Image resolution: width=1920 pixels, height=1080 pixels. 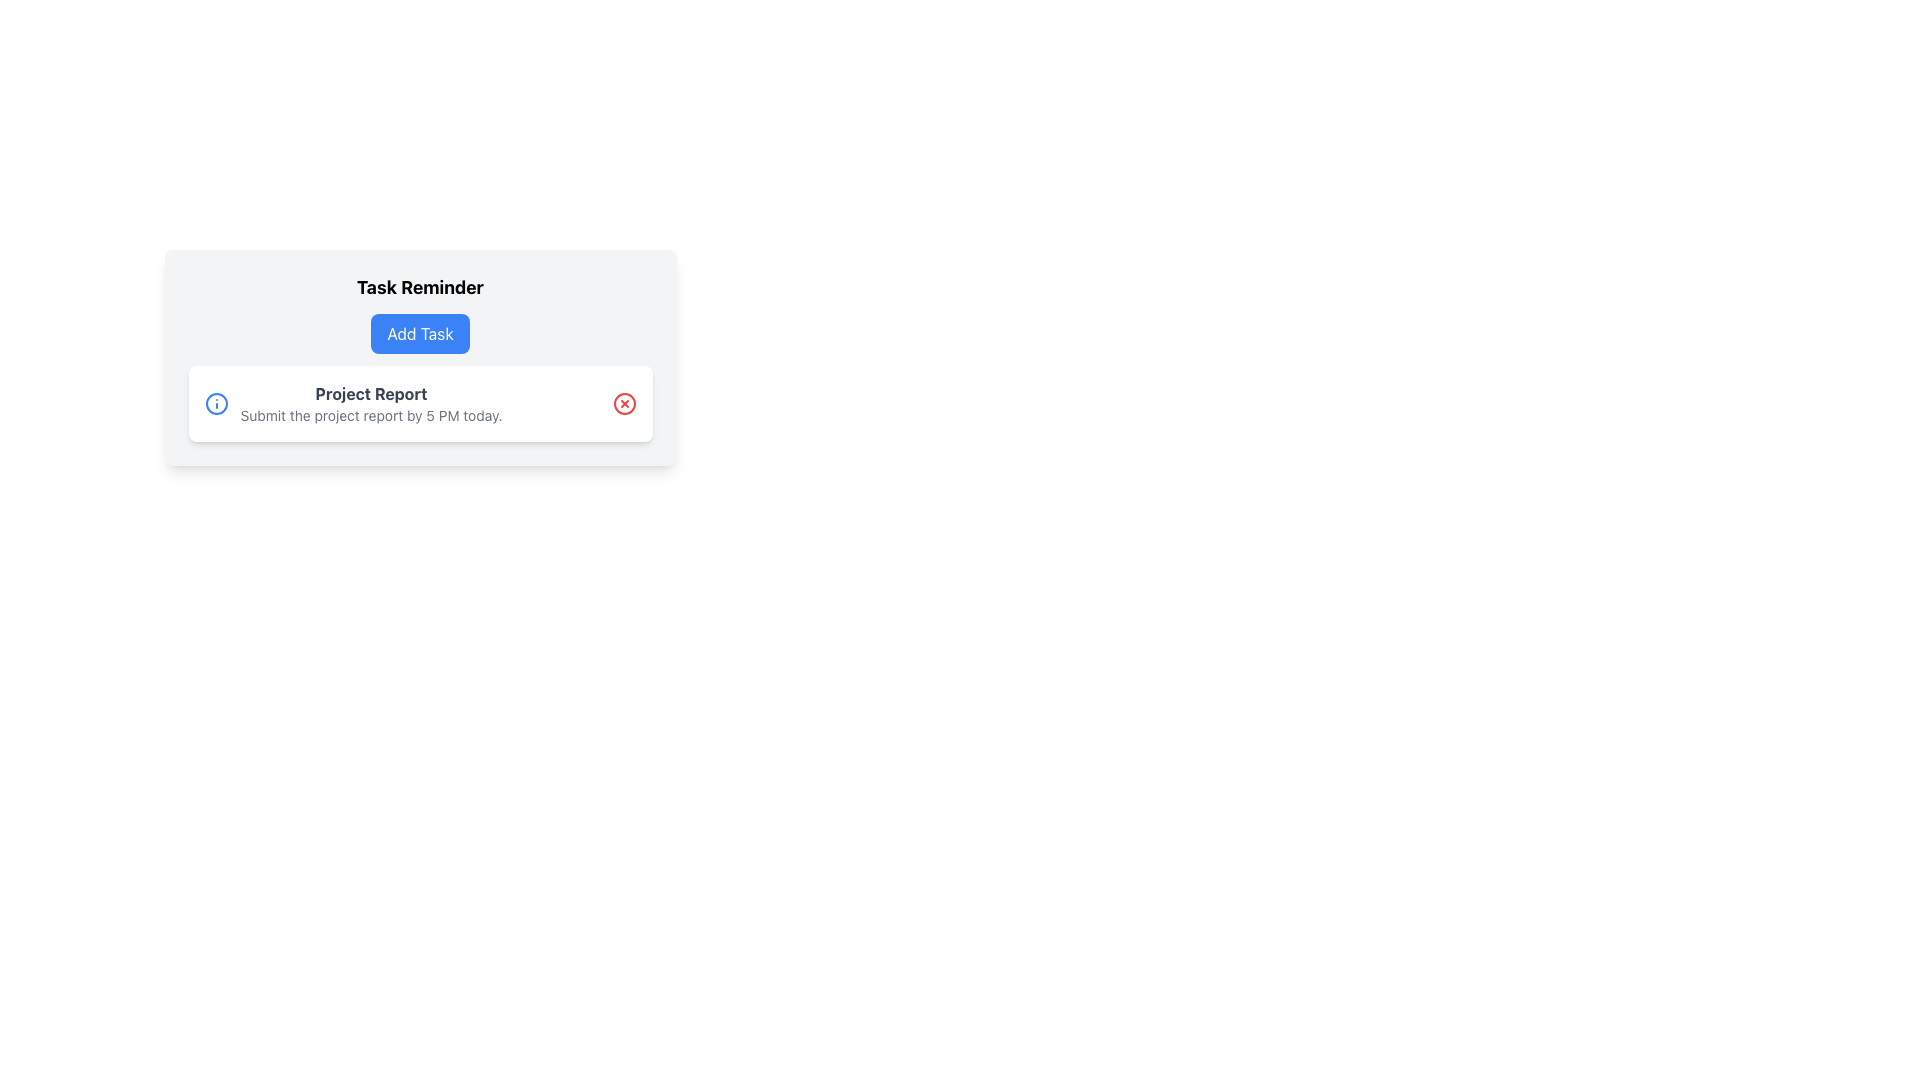 I want to click on the 'Add Task' button located below the 'Task Reminder' heading, so click(x=419, y=333).